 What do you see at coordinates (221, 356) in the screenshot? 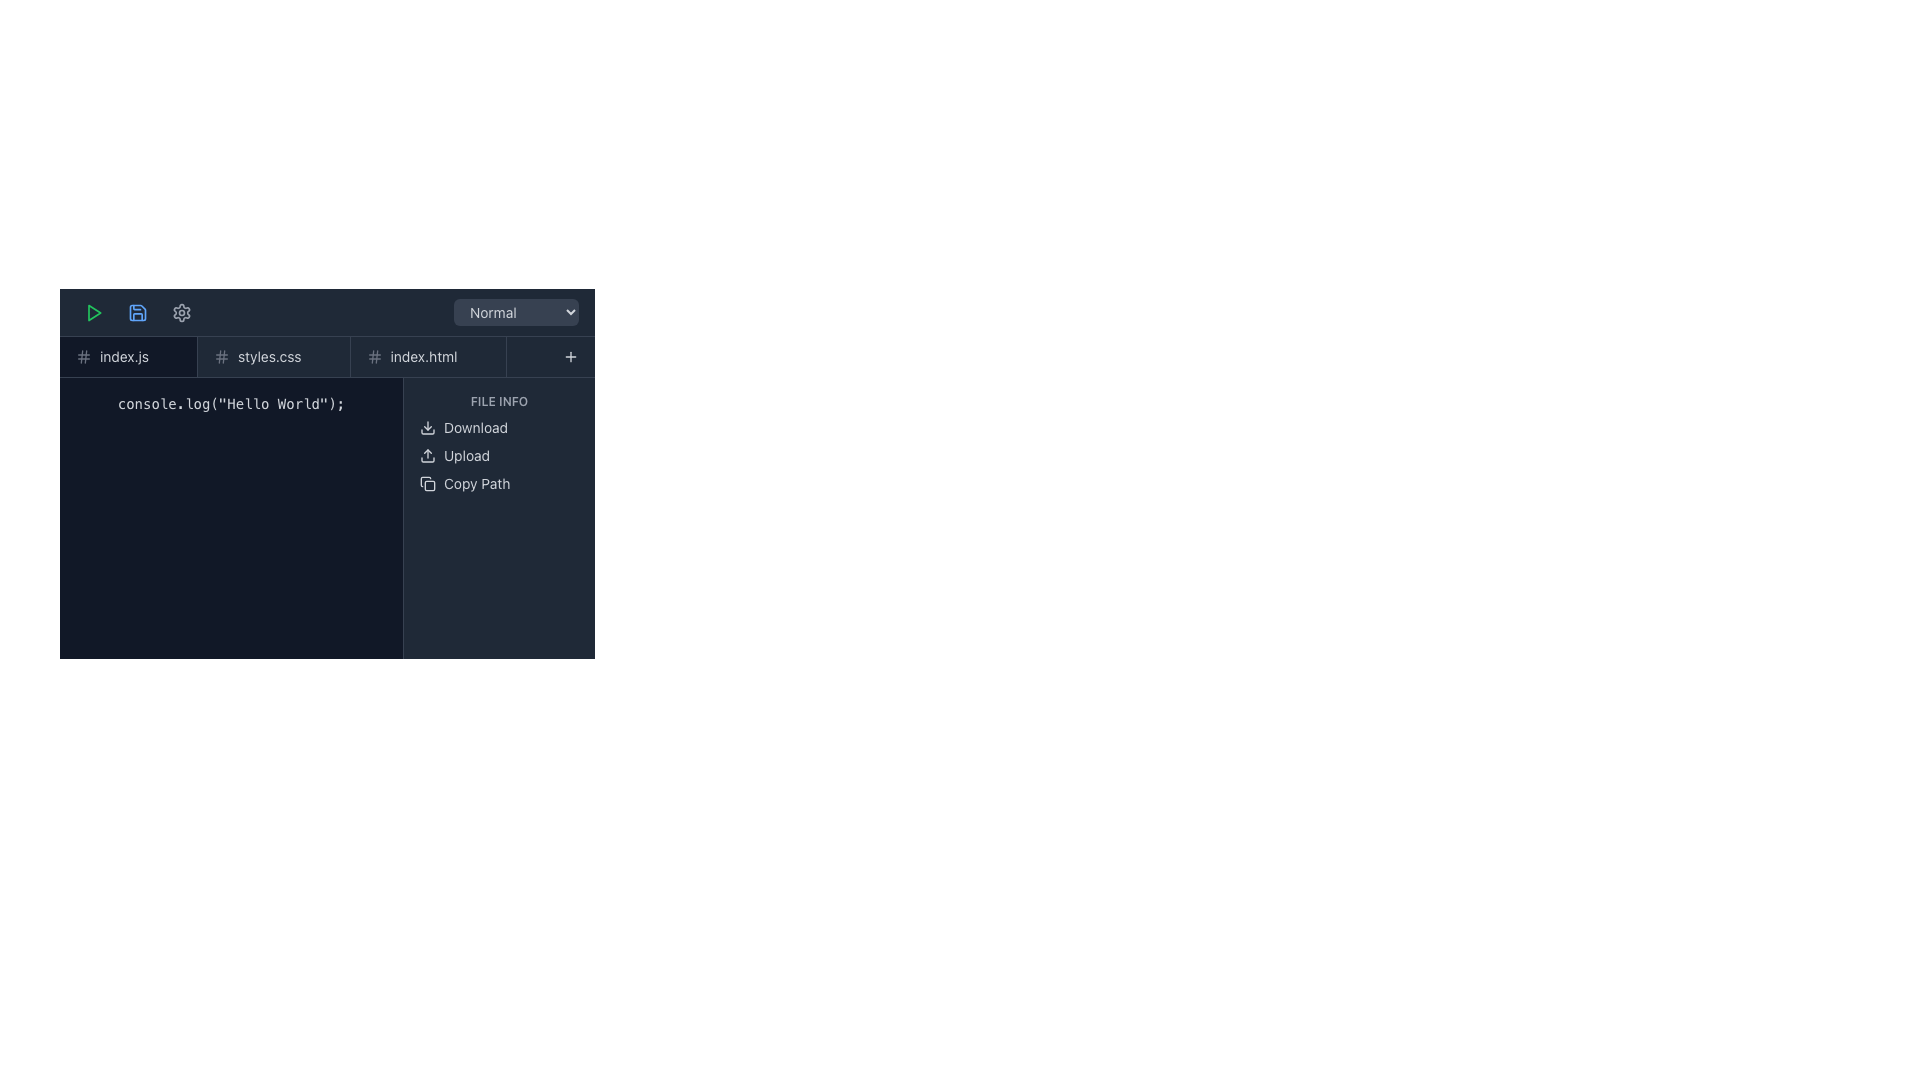
I see `the small gray hash icon located beside the 'styles.css' text in the header area of the interface if it is interactive` at bounding box center [221, 356].